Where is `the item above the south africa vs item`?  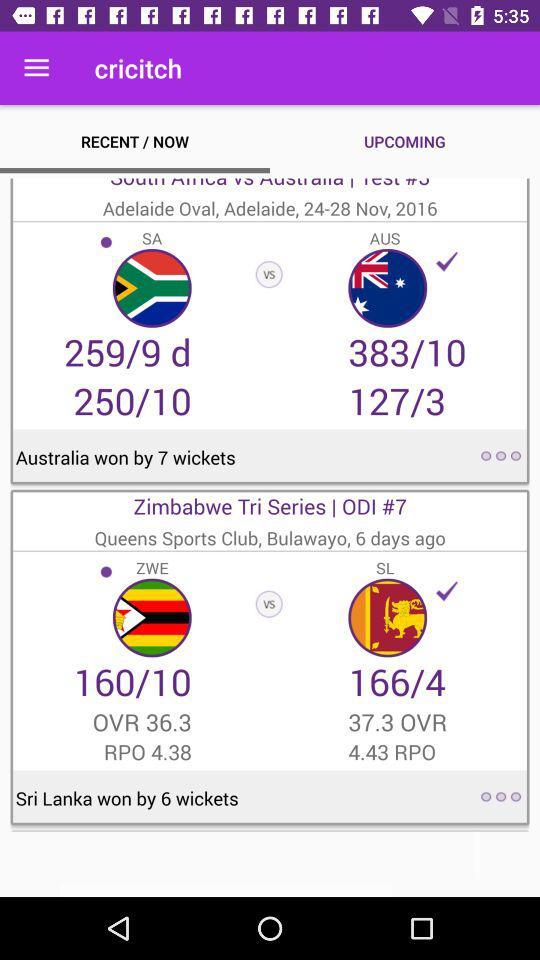
the item above the south africa vs item is located at coordinates (36, 68).